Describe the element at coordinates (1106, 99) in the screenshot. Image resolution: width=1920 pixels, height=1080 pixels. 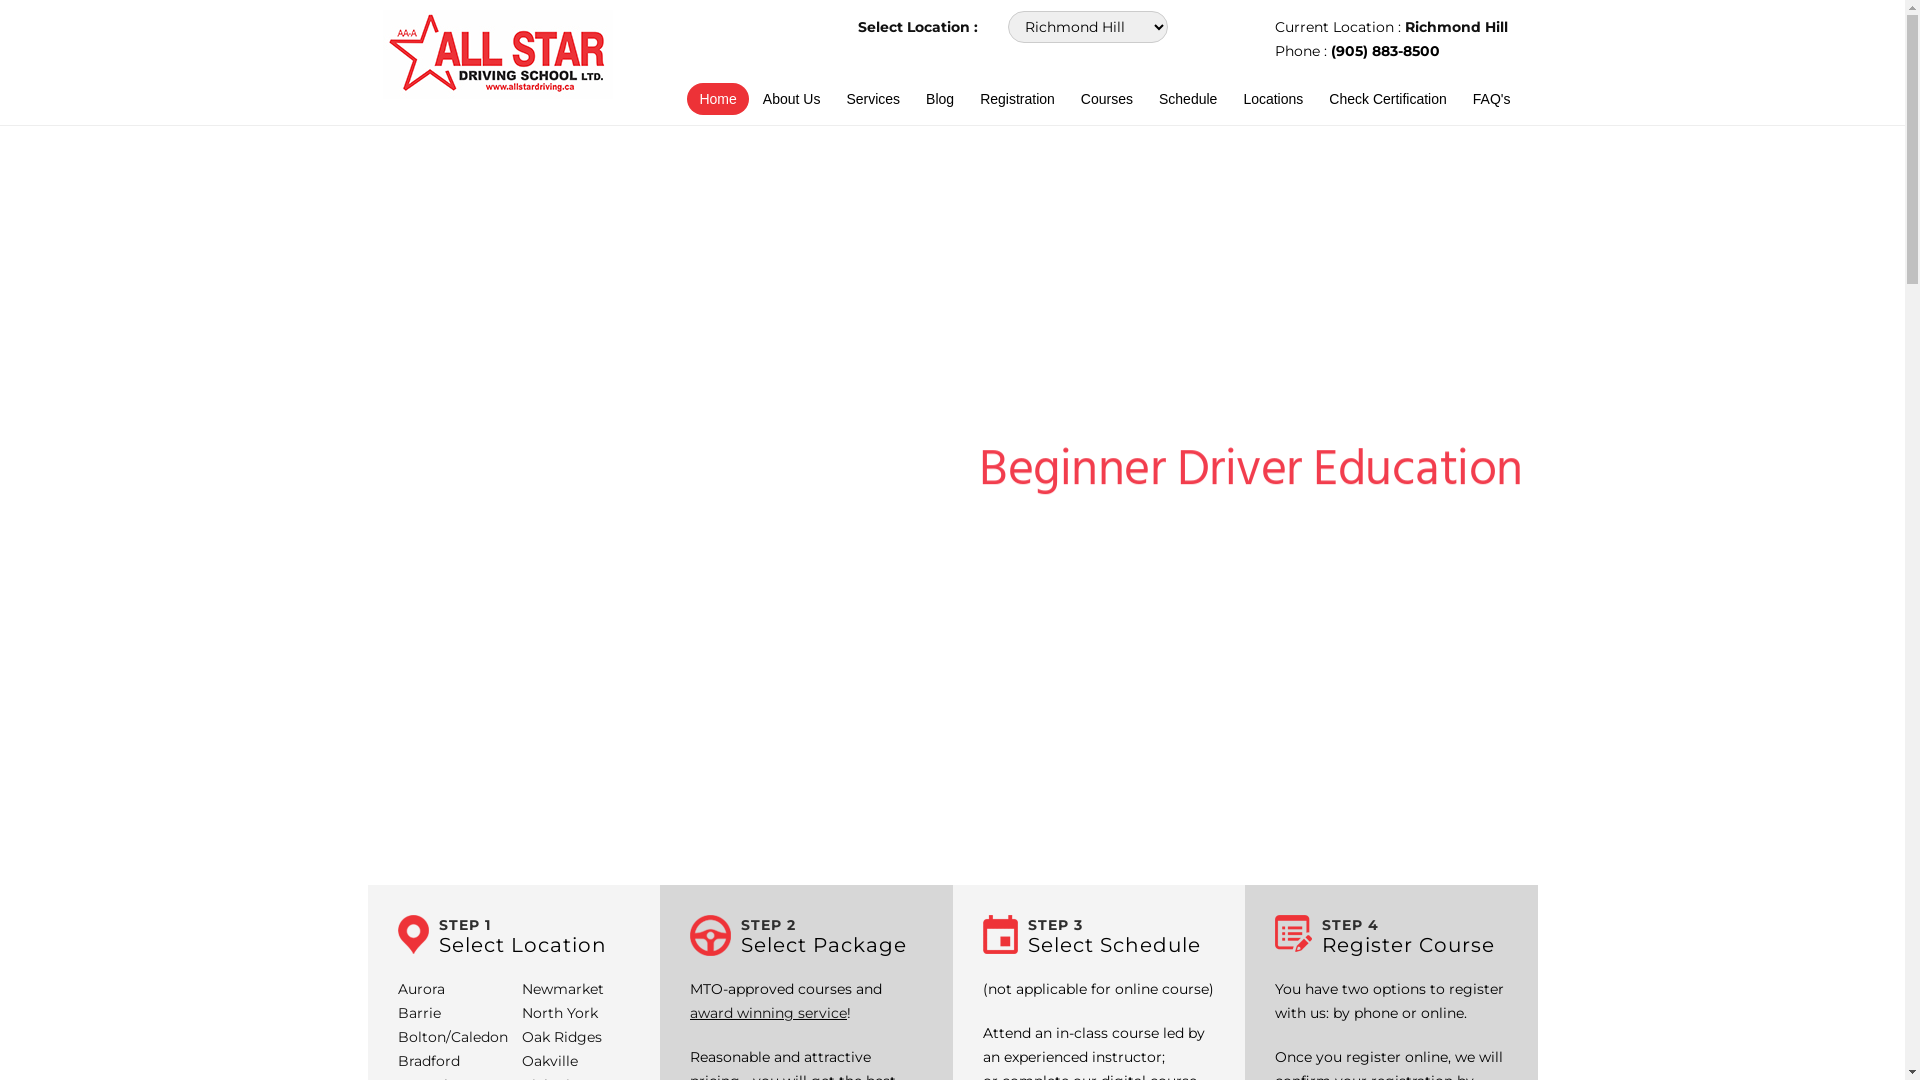
I see `'Courses'` at that location.